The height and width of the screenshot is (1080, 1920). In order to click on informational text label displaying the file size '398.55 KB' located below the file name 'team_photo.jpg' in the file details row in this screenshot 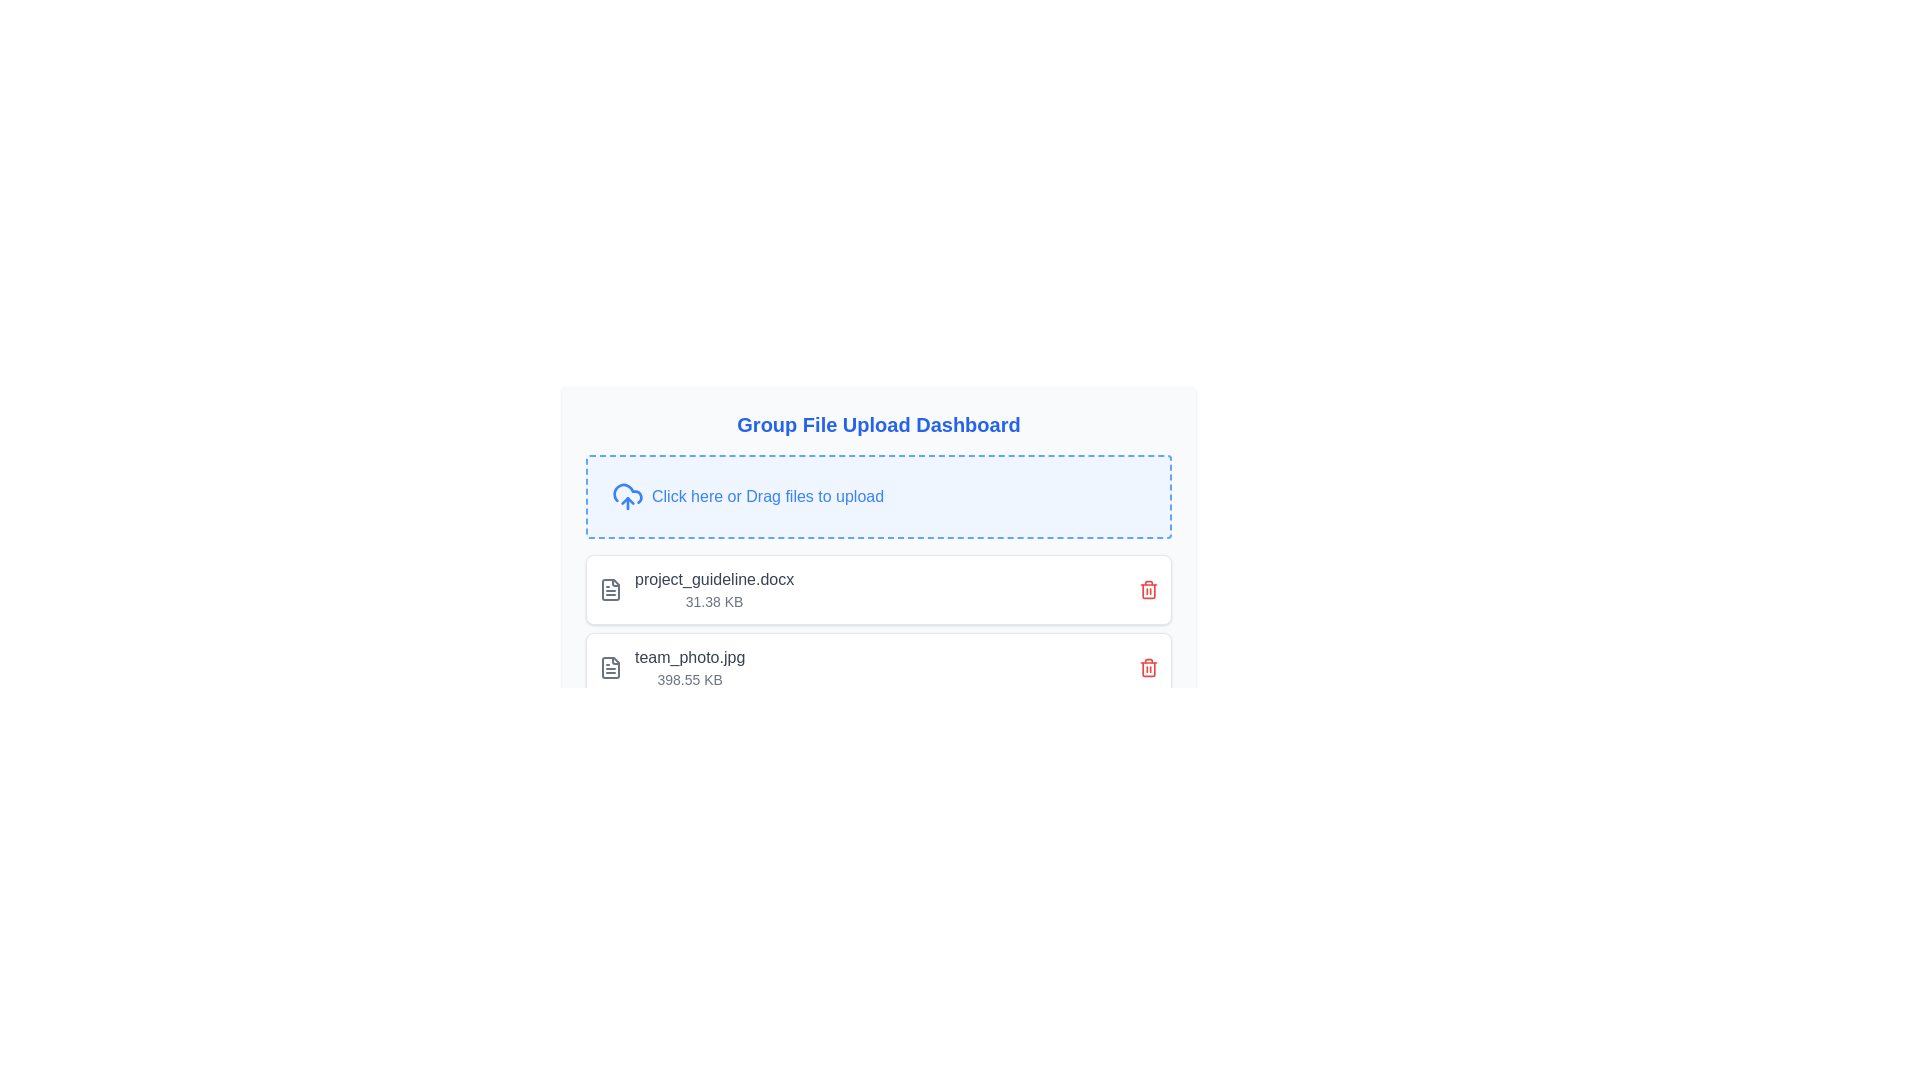, I will do `click(690, 678)`.